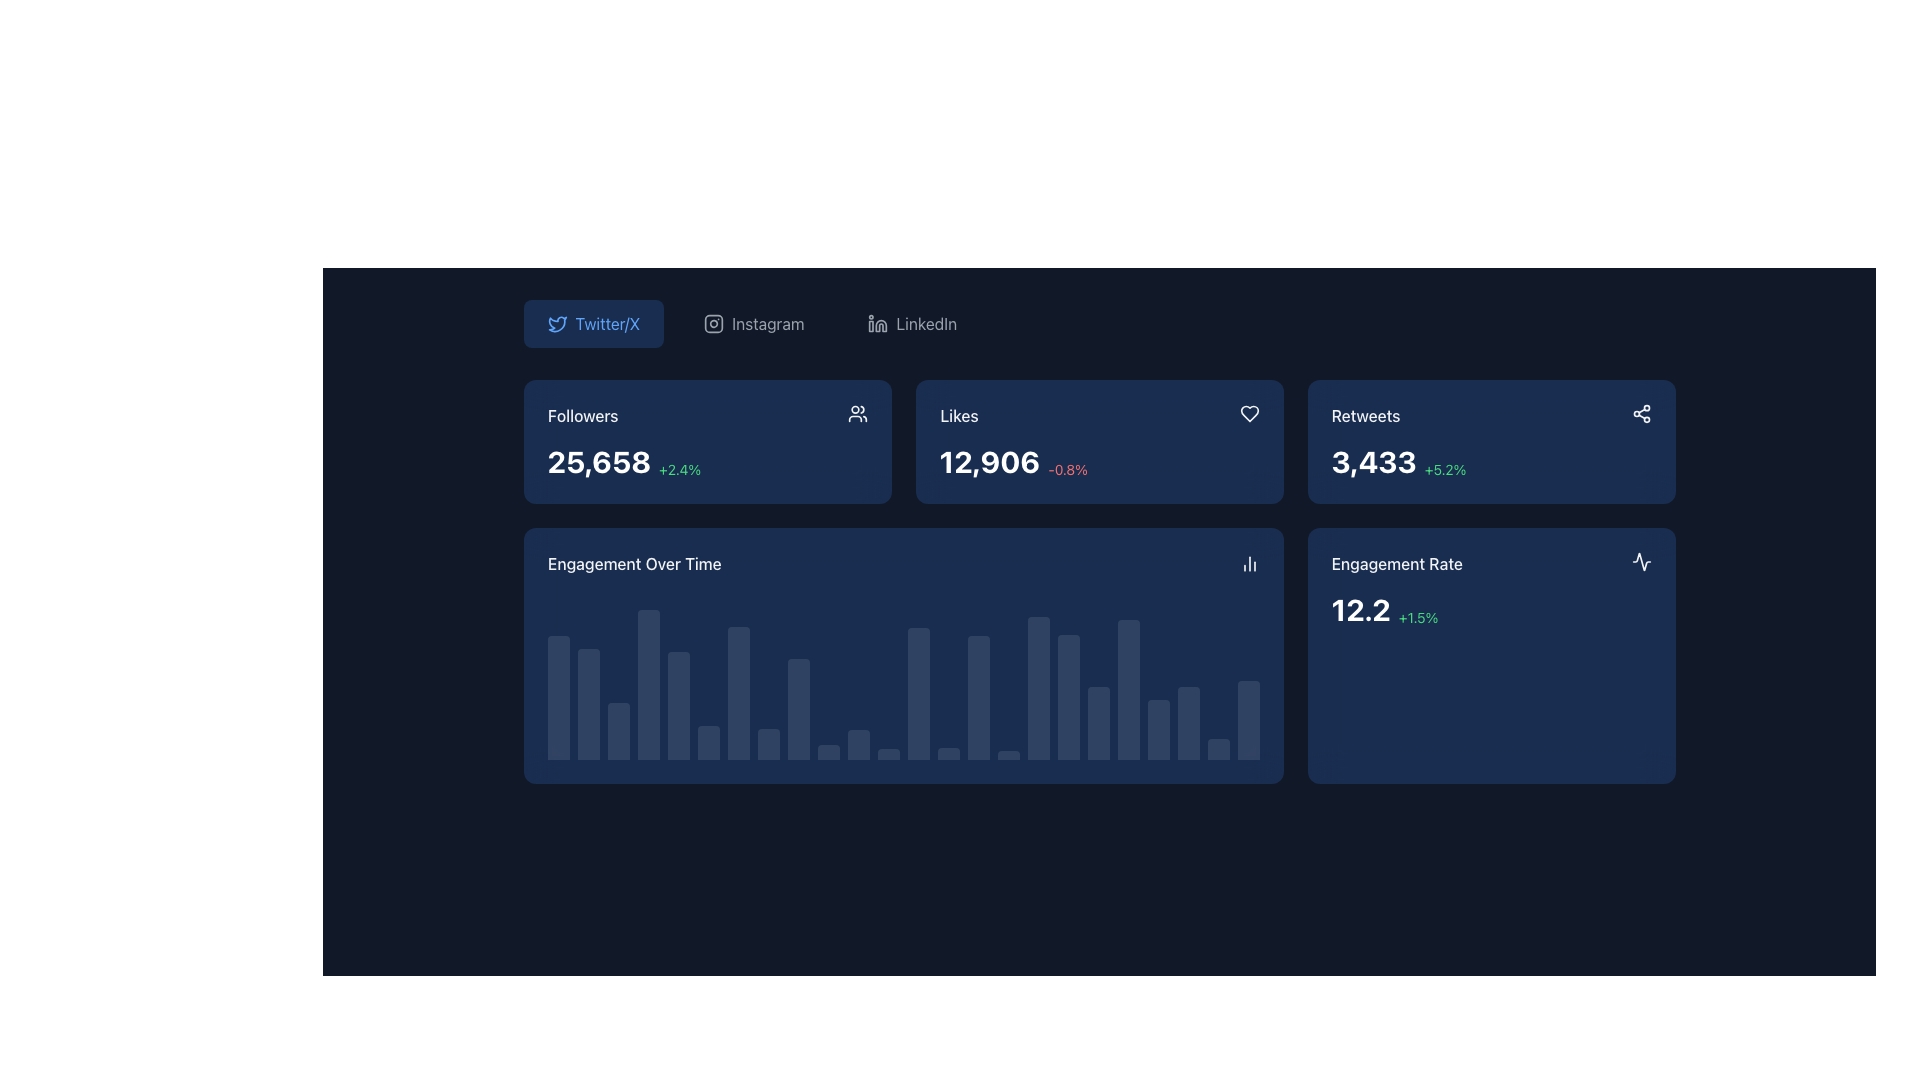  I want to click on the 6th bar in the engagement chart, so click(708, 742).